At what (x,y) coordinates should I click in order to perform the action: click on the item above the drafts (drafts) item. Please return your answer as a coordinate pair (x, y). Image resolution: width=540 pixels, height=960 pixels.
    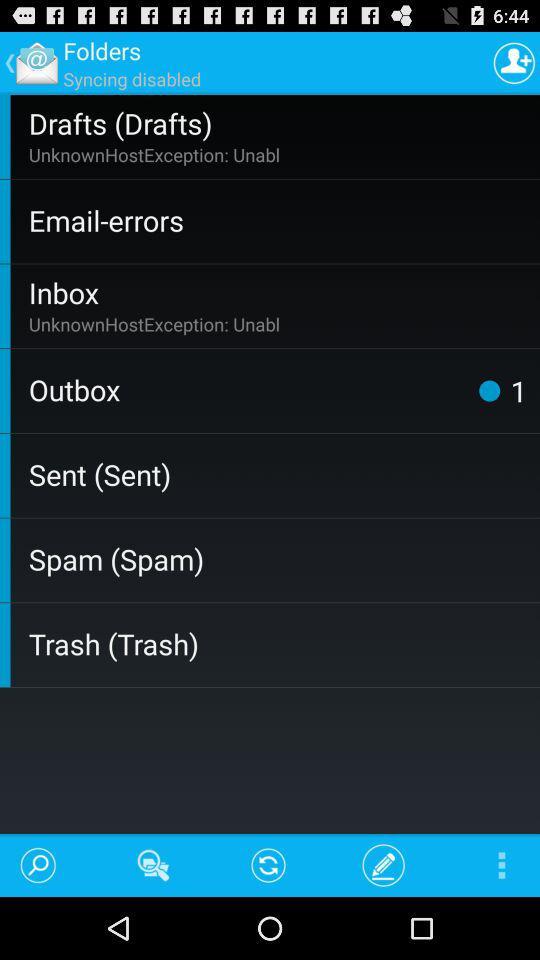
    Looking at the image, I should click on (514, 62).